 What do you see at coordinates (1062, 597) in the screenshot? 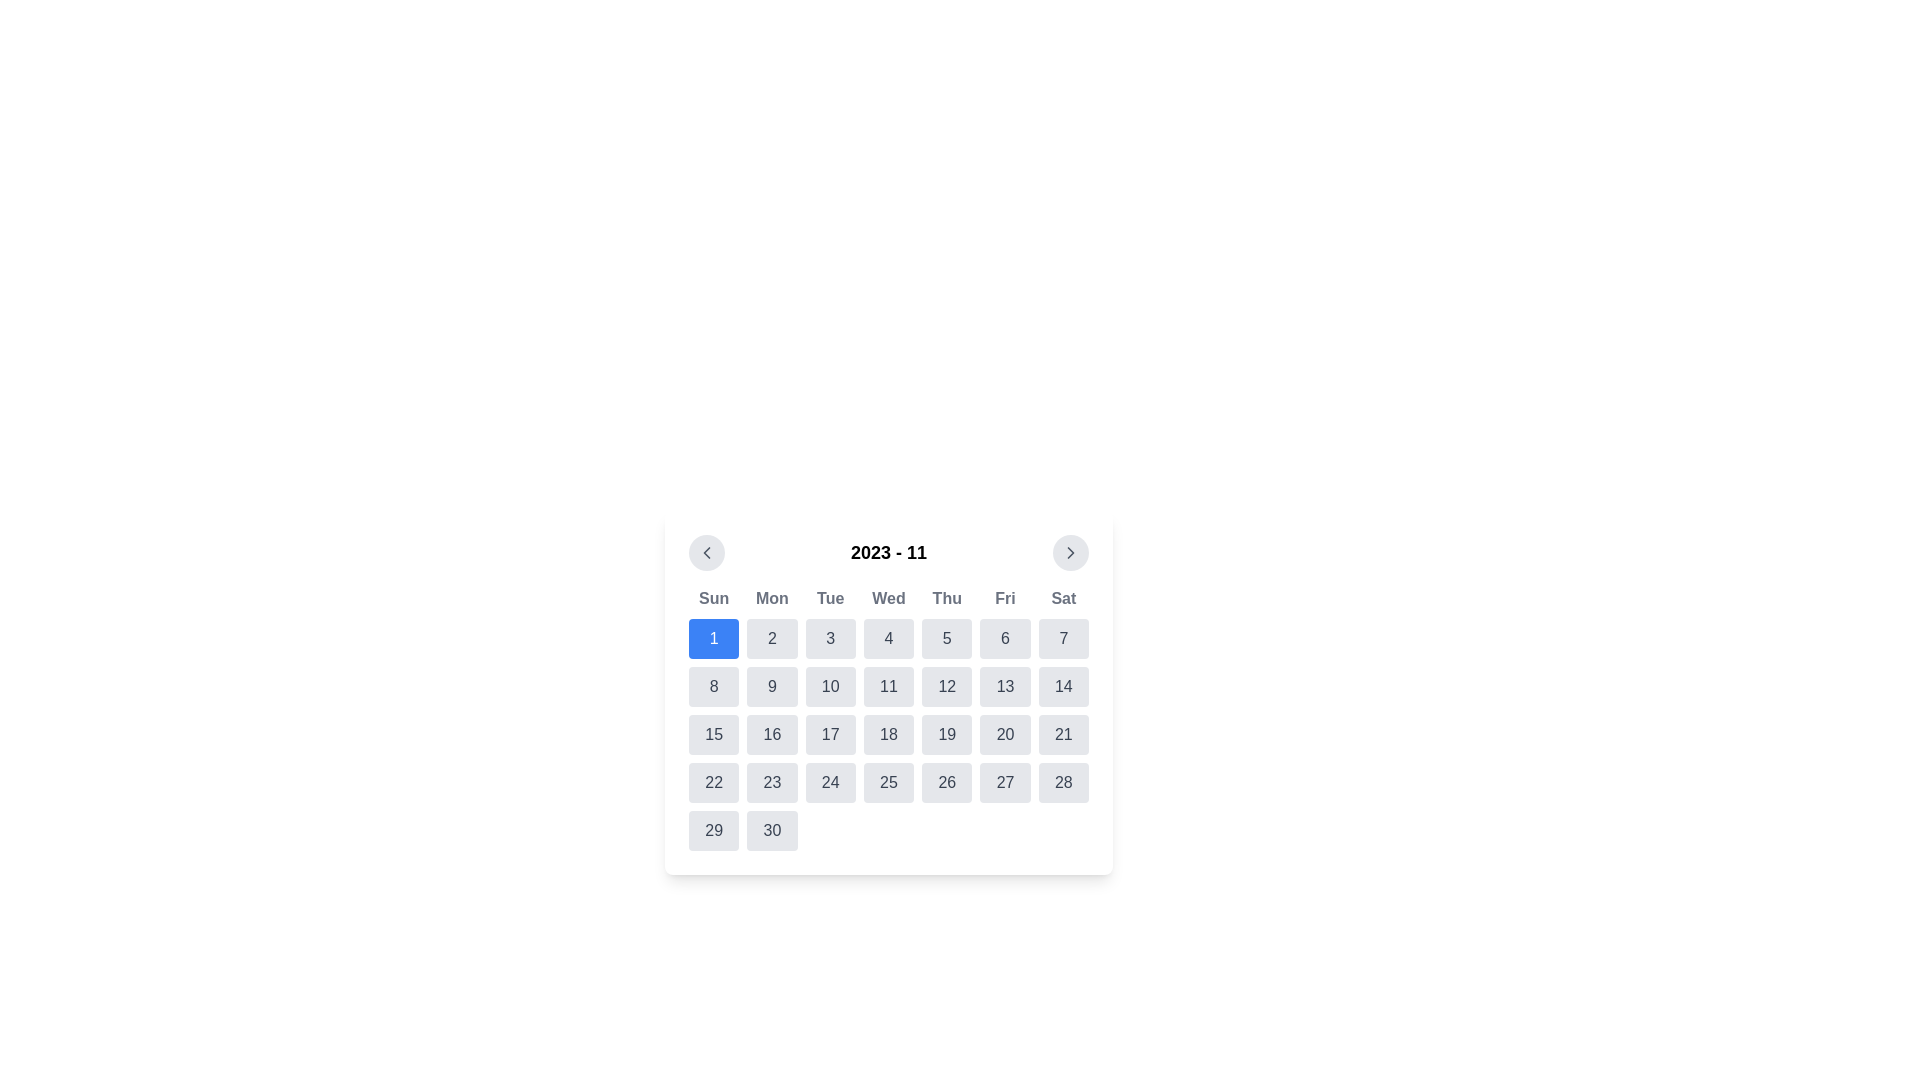
I see `the text label displaying 'Sat' in gray color, which is the last element in a horizontal list of day names in the calendar interface` at bounding box center [1062, 597].